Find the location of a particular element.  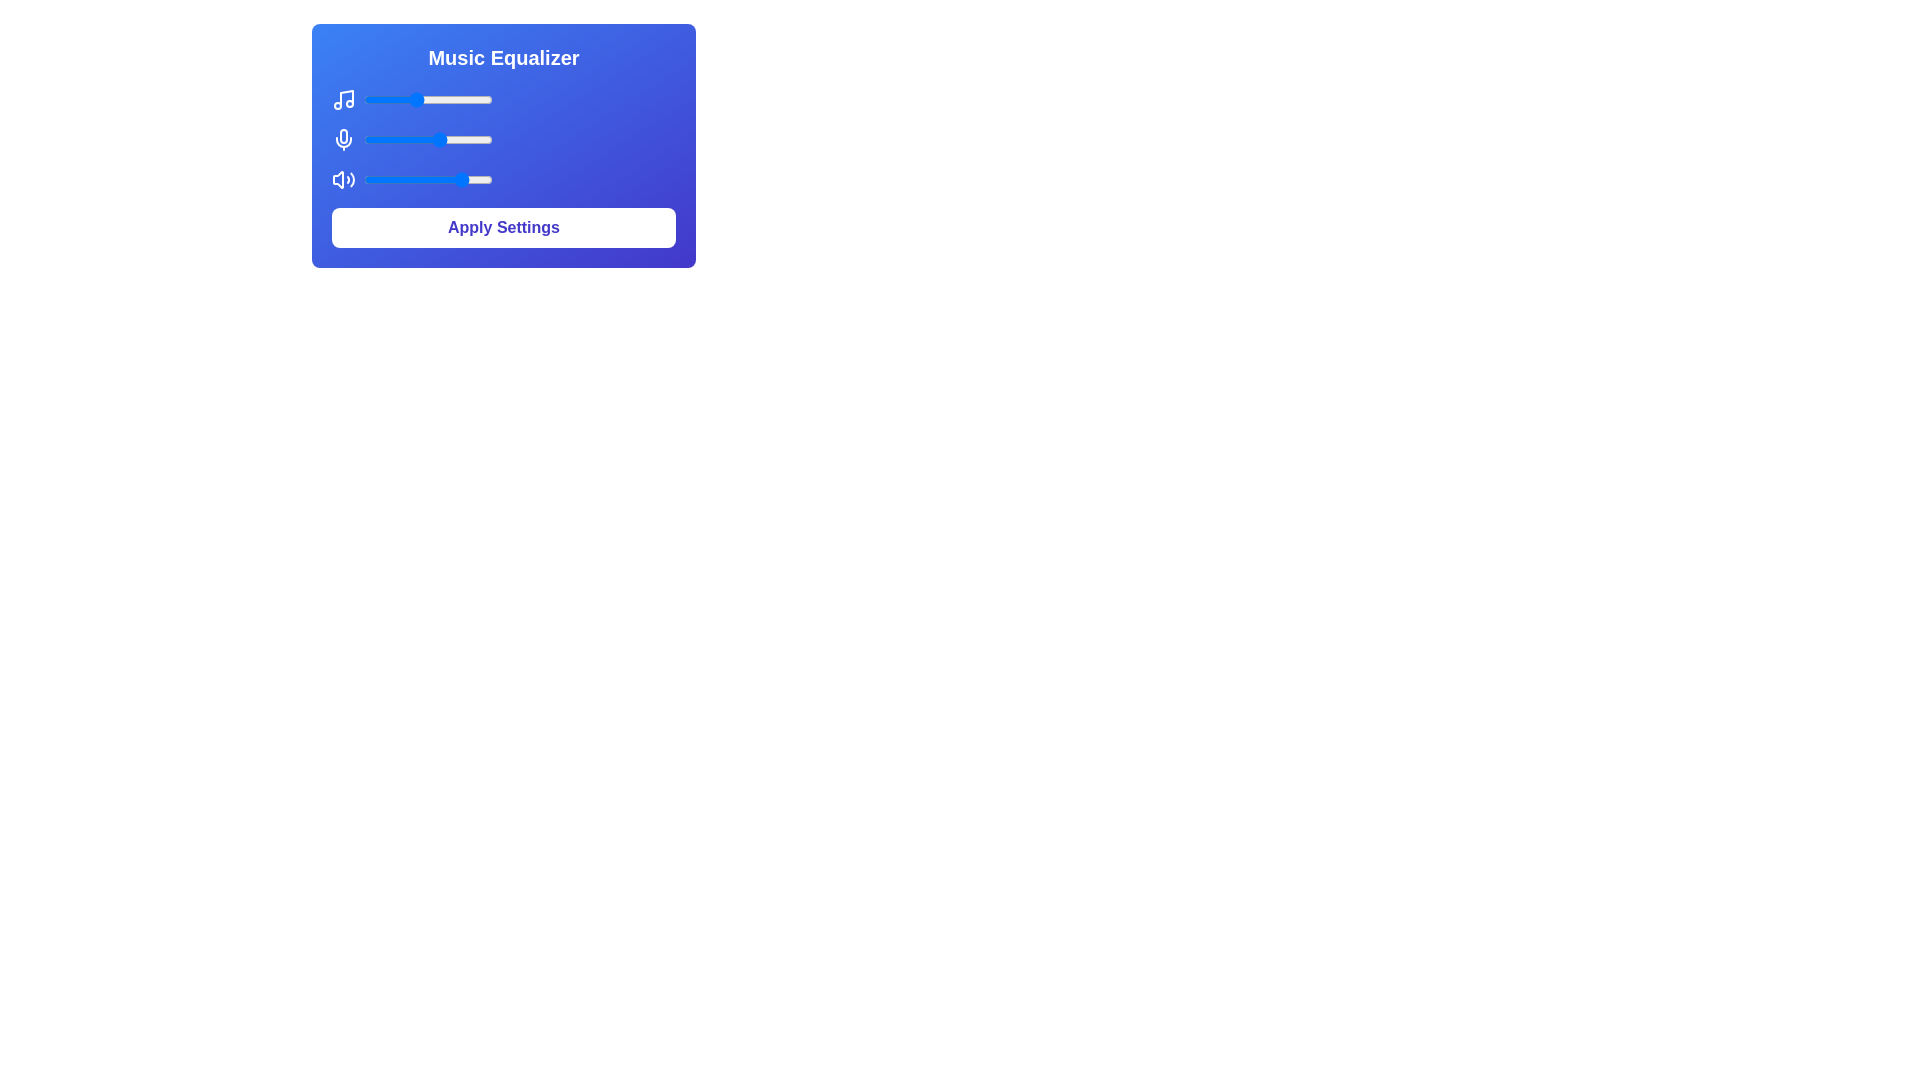

the volume is located at coordinates (464, 180).